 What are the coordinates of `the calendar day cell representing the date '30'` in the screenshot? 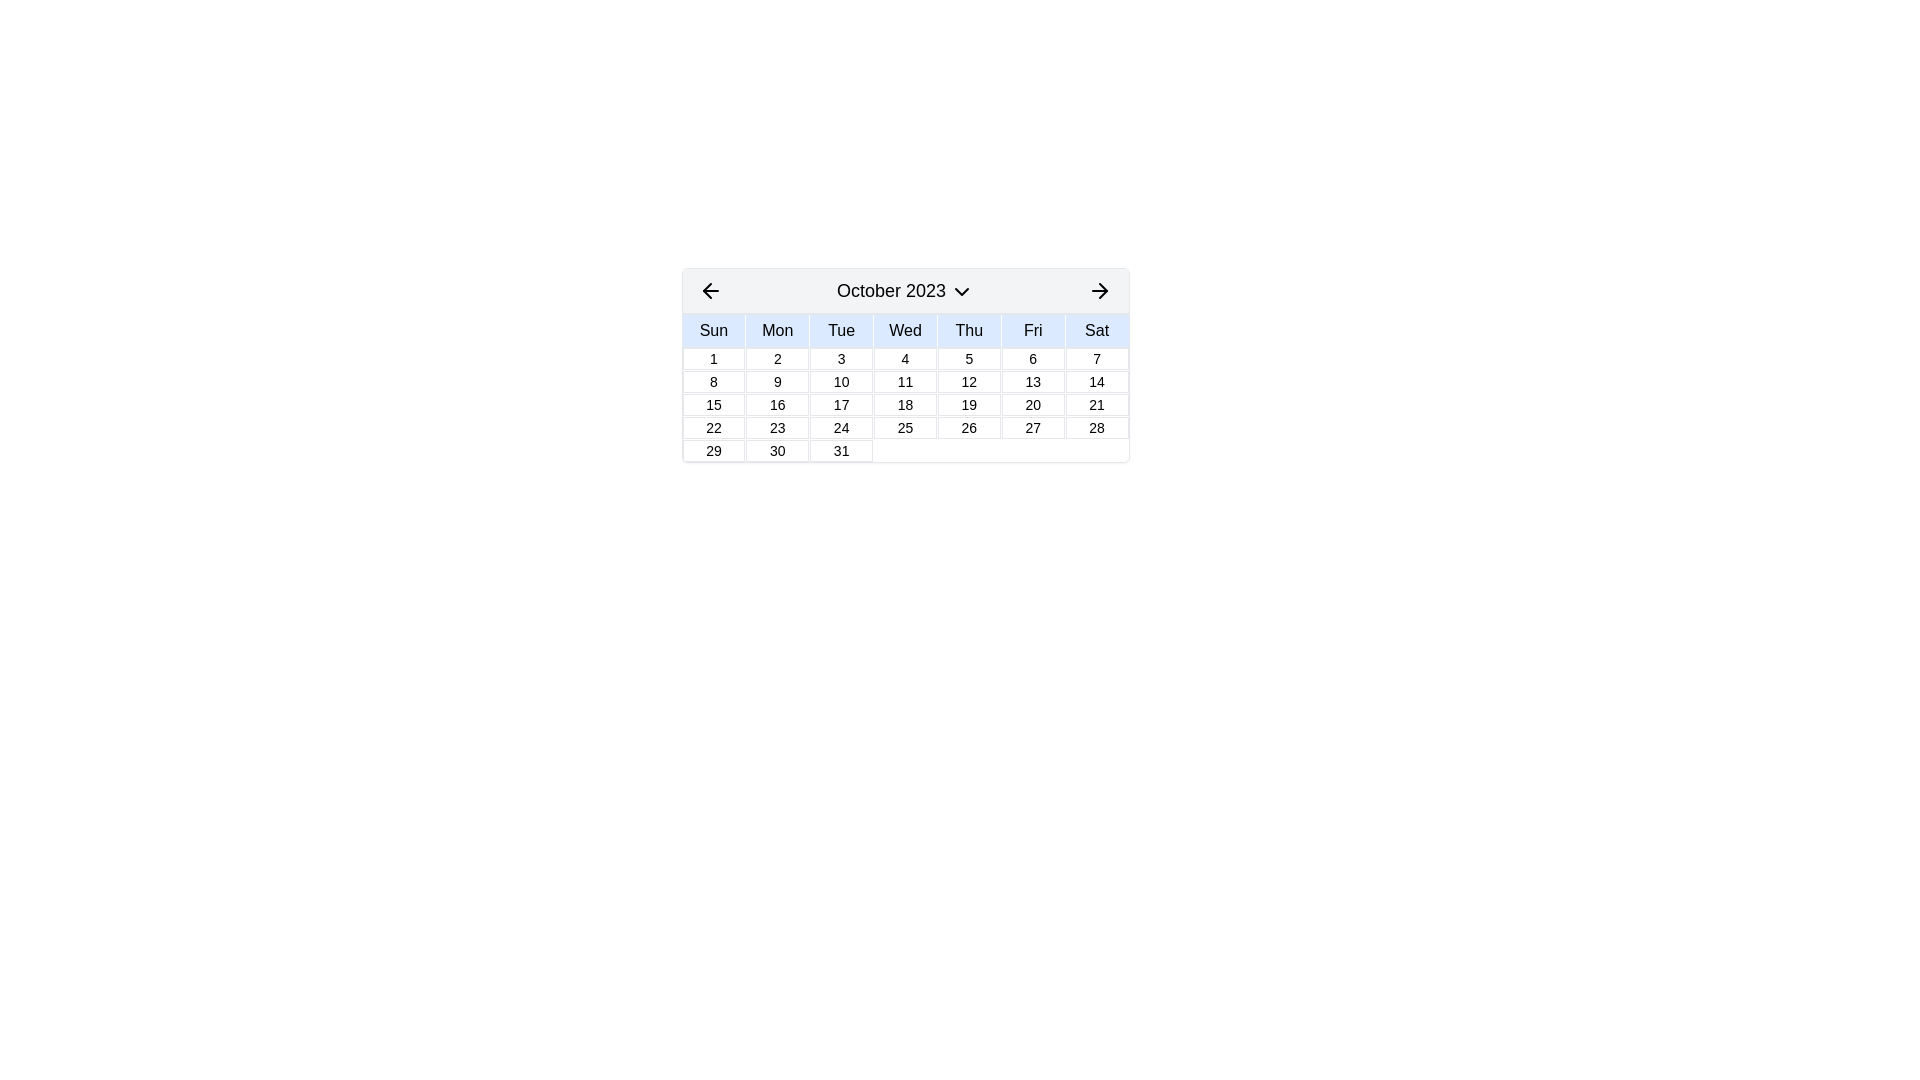 It's located at (776, 451).